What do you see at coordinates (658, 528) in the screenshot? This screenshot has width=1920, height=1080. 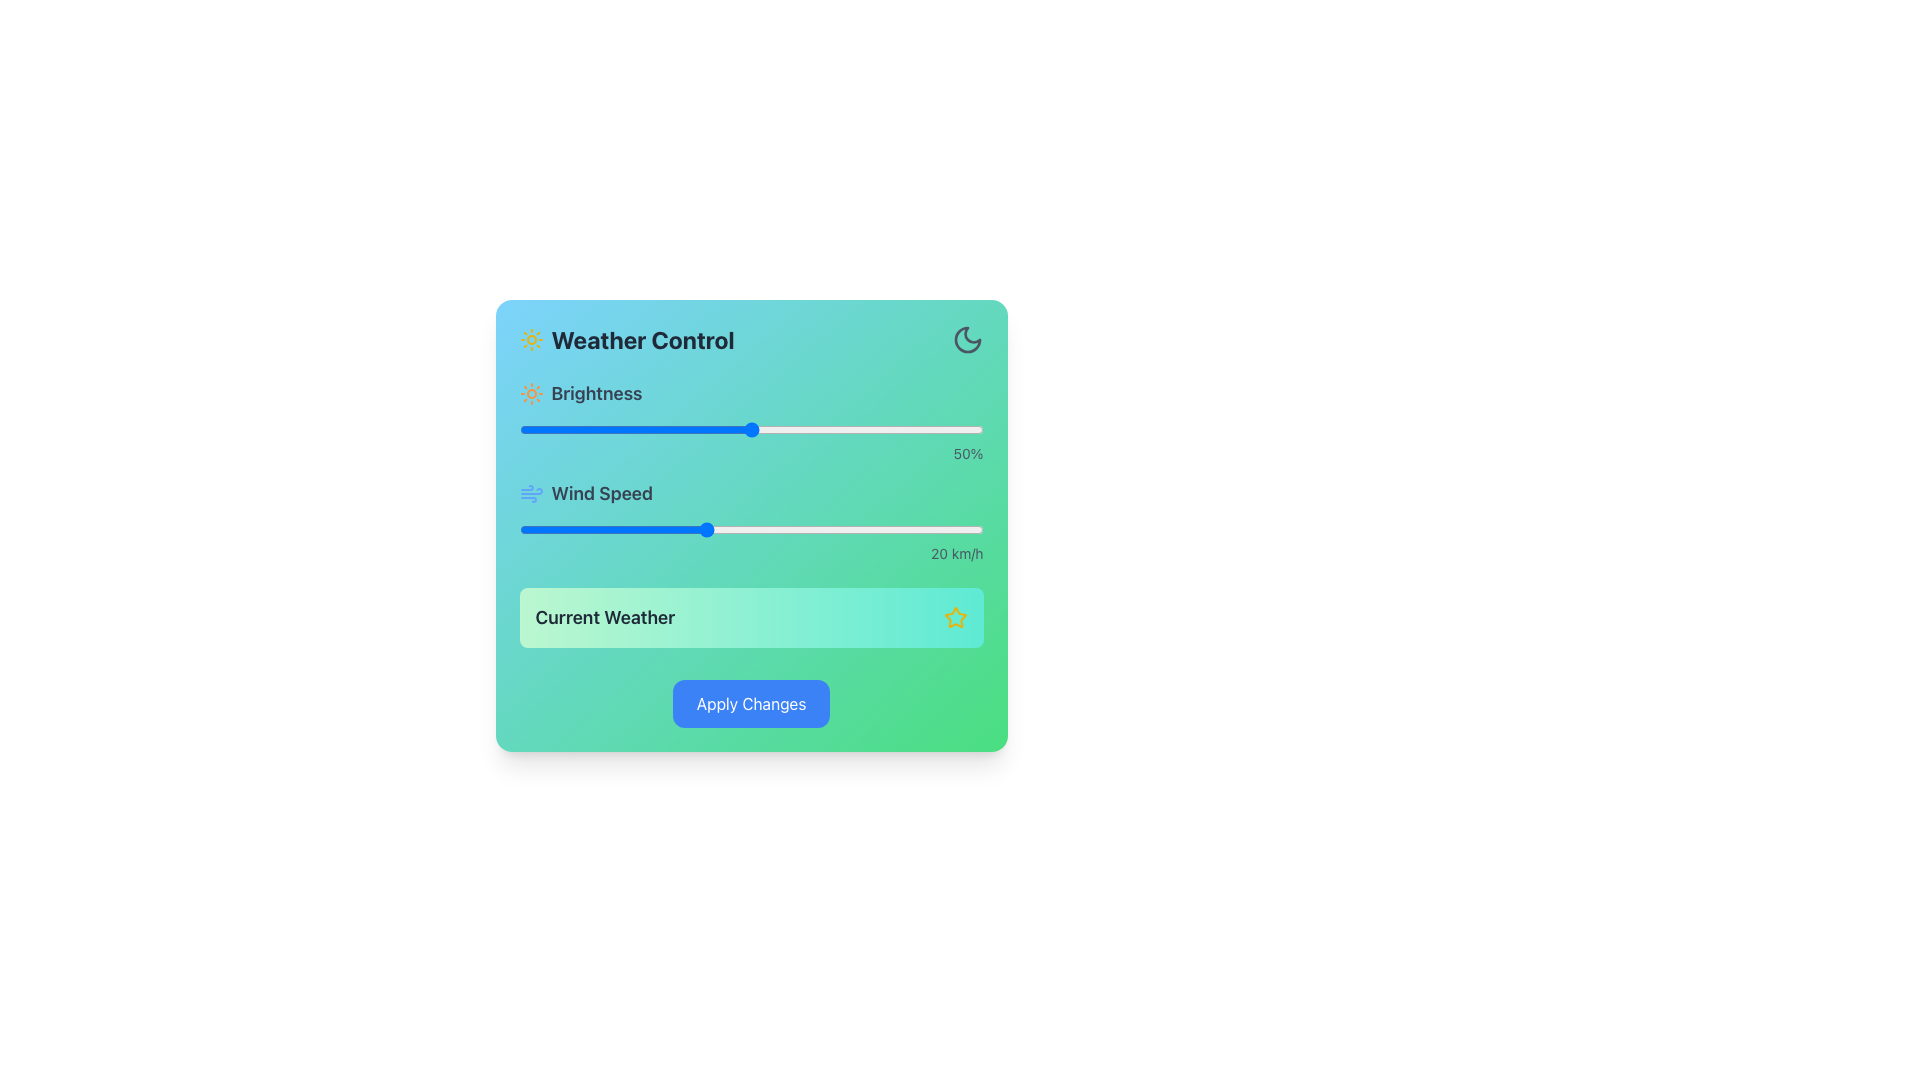 I see `the wind speed` at bounding box center [658, 528].